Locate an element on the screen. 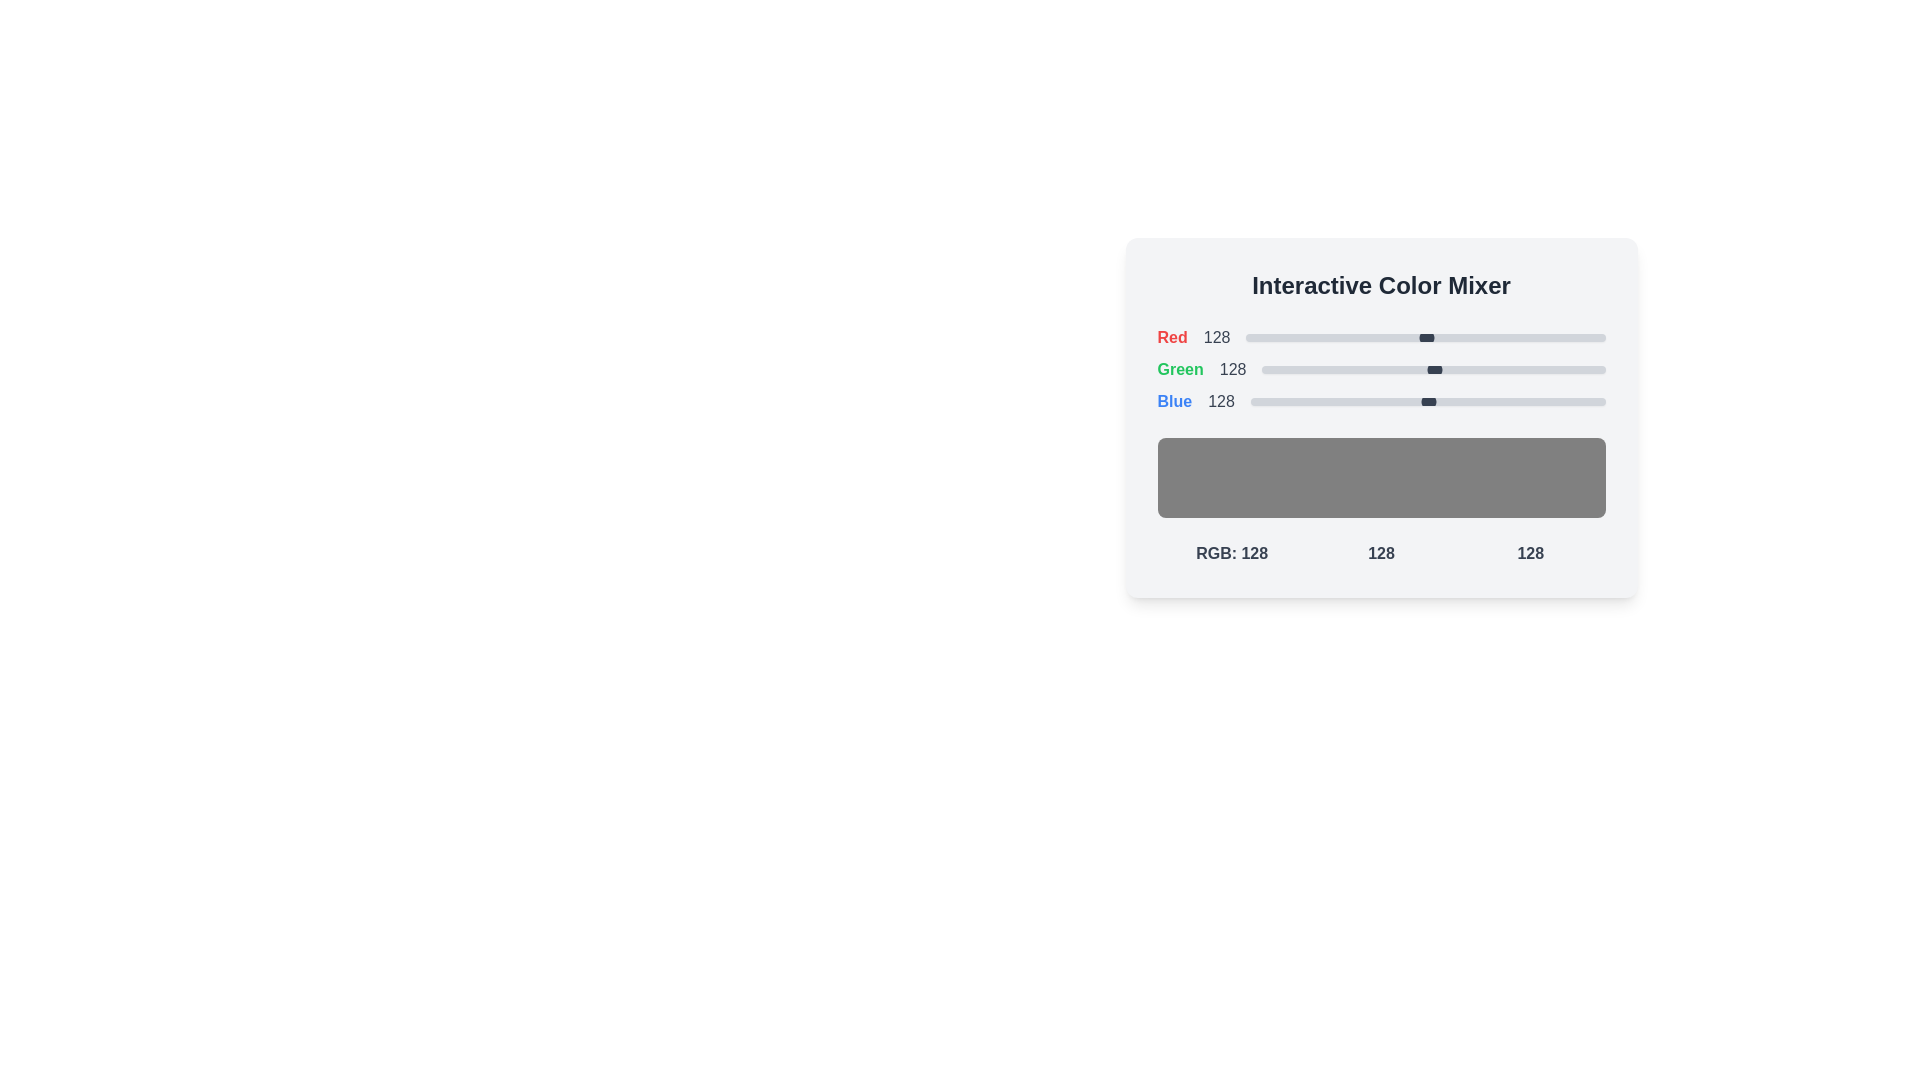 This screenshot has width=1920, height=1080. the green color intensity is located at coordinates (1269, 370).